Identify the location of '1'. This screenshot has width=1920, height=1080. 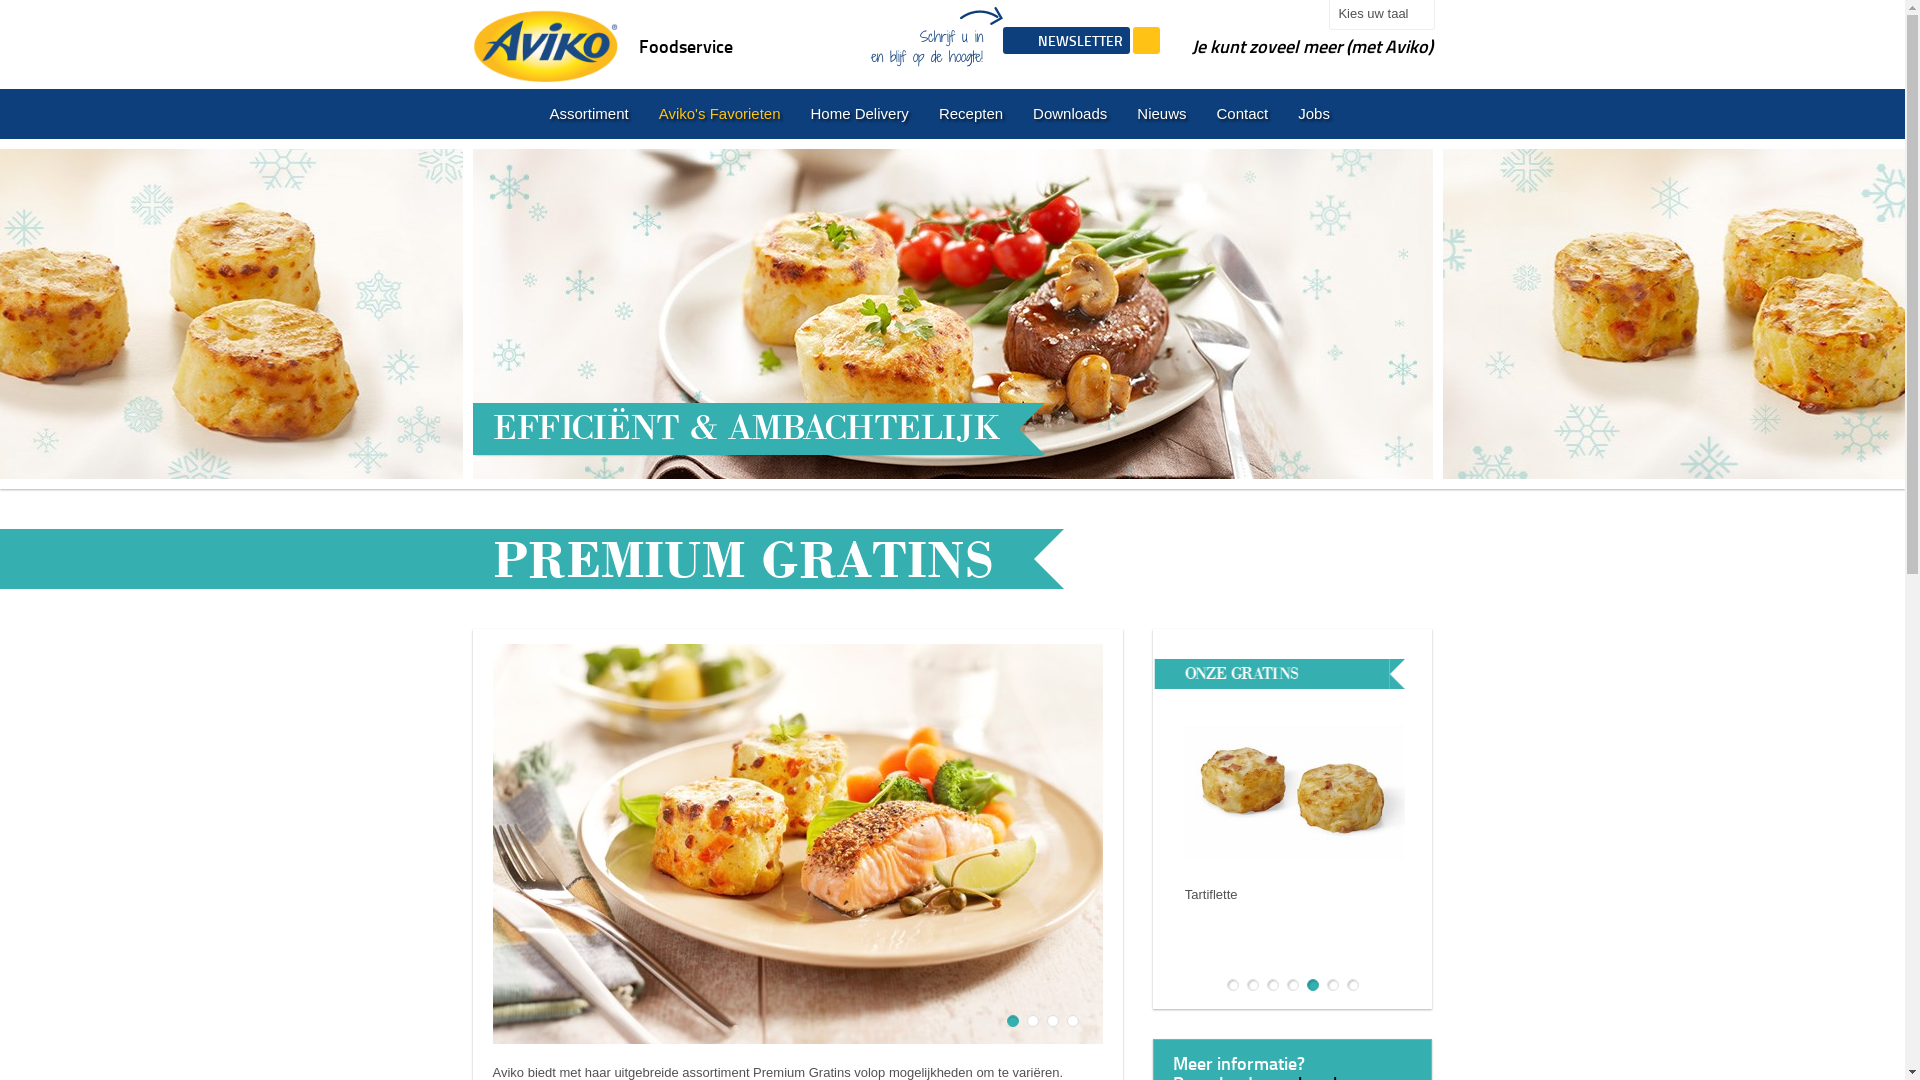
(1232, 983).